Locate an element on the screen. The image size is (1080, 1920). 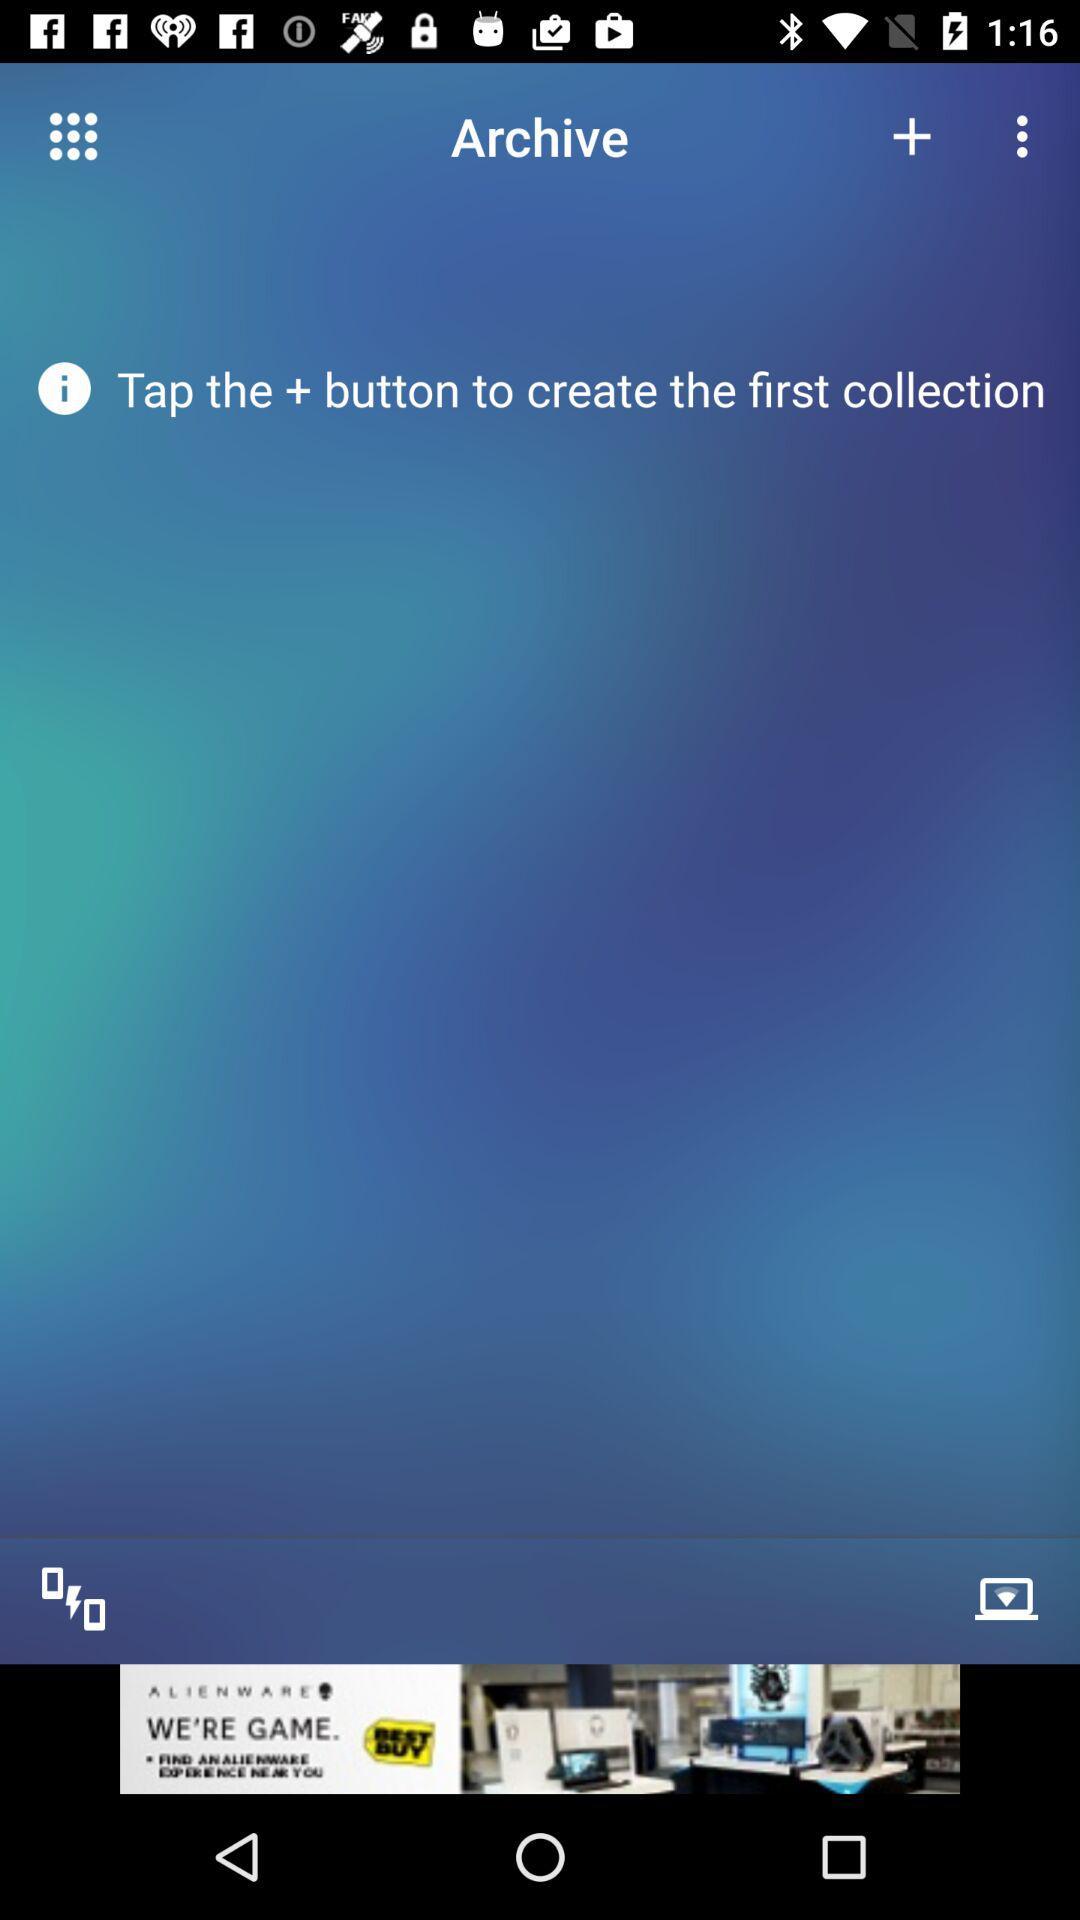
the advertisement is located at coordinates (540, 1727).